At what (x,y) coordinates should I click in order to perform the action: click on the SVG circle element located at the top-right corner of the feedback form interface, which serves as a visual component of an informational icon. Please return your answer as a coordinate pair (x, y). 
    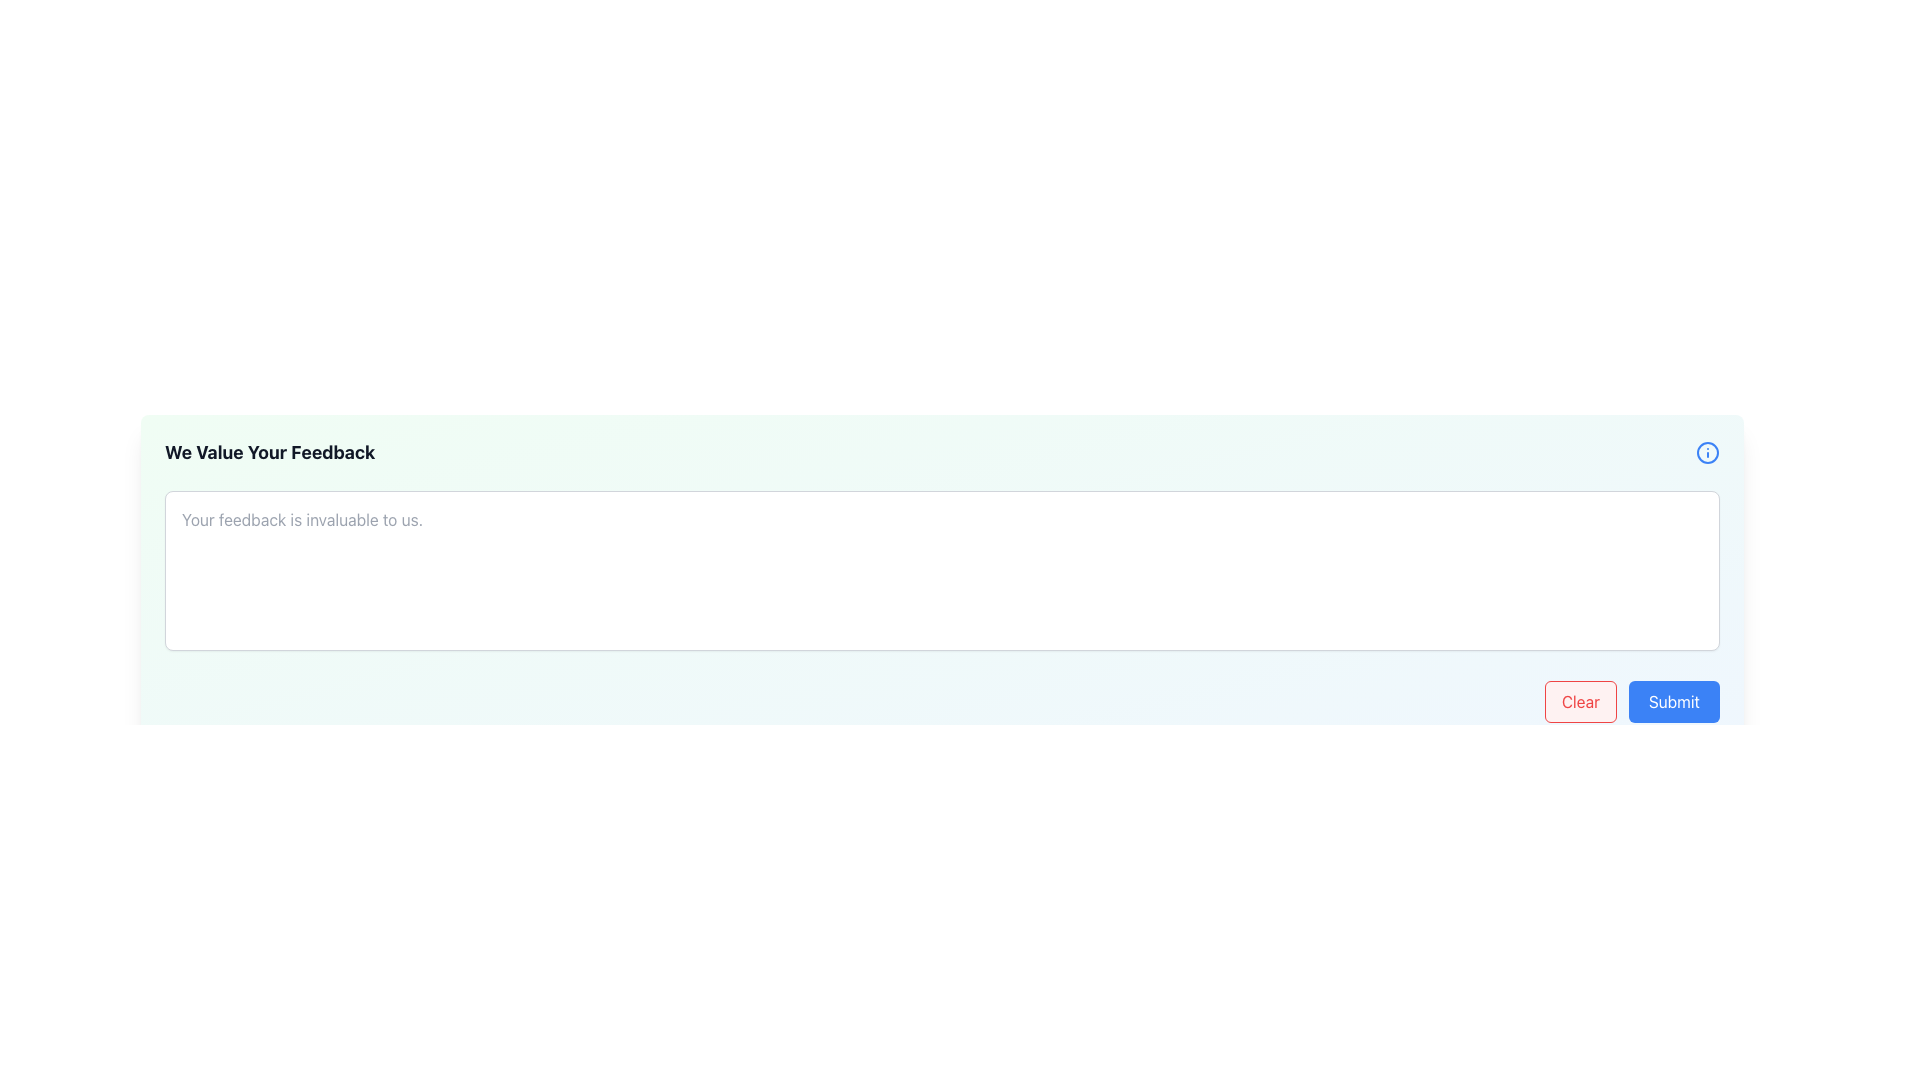
    Looking at the image, I should click on (1707, 452).